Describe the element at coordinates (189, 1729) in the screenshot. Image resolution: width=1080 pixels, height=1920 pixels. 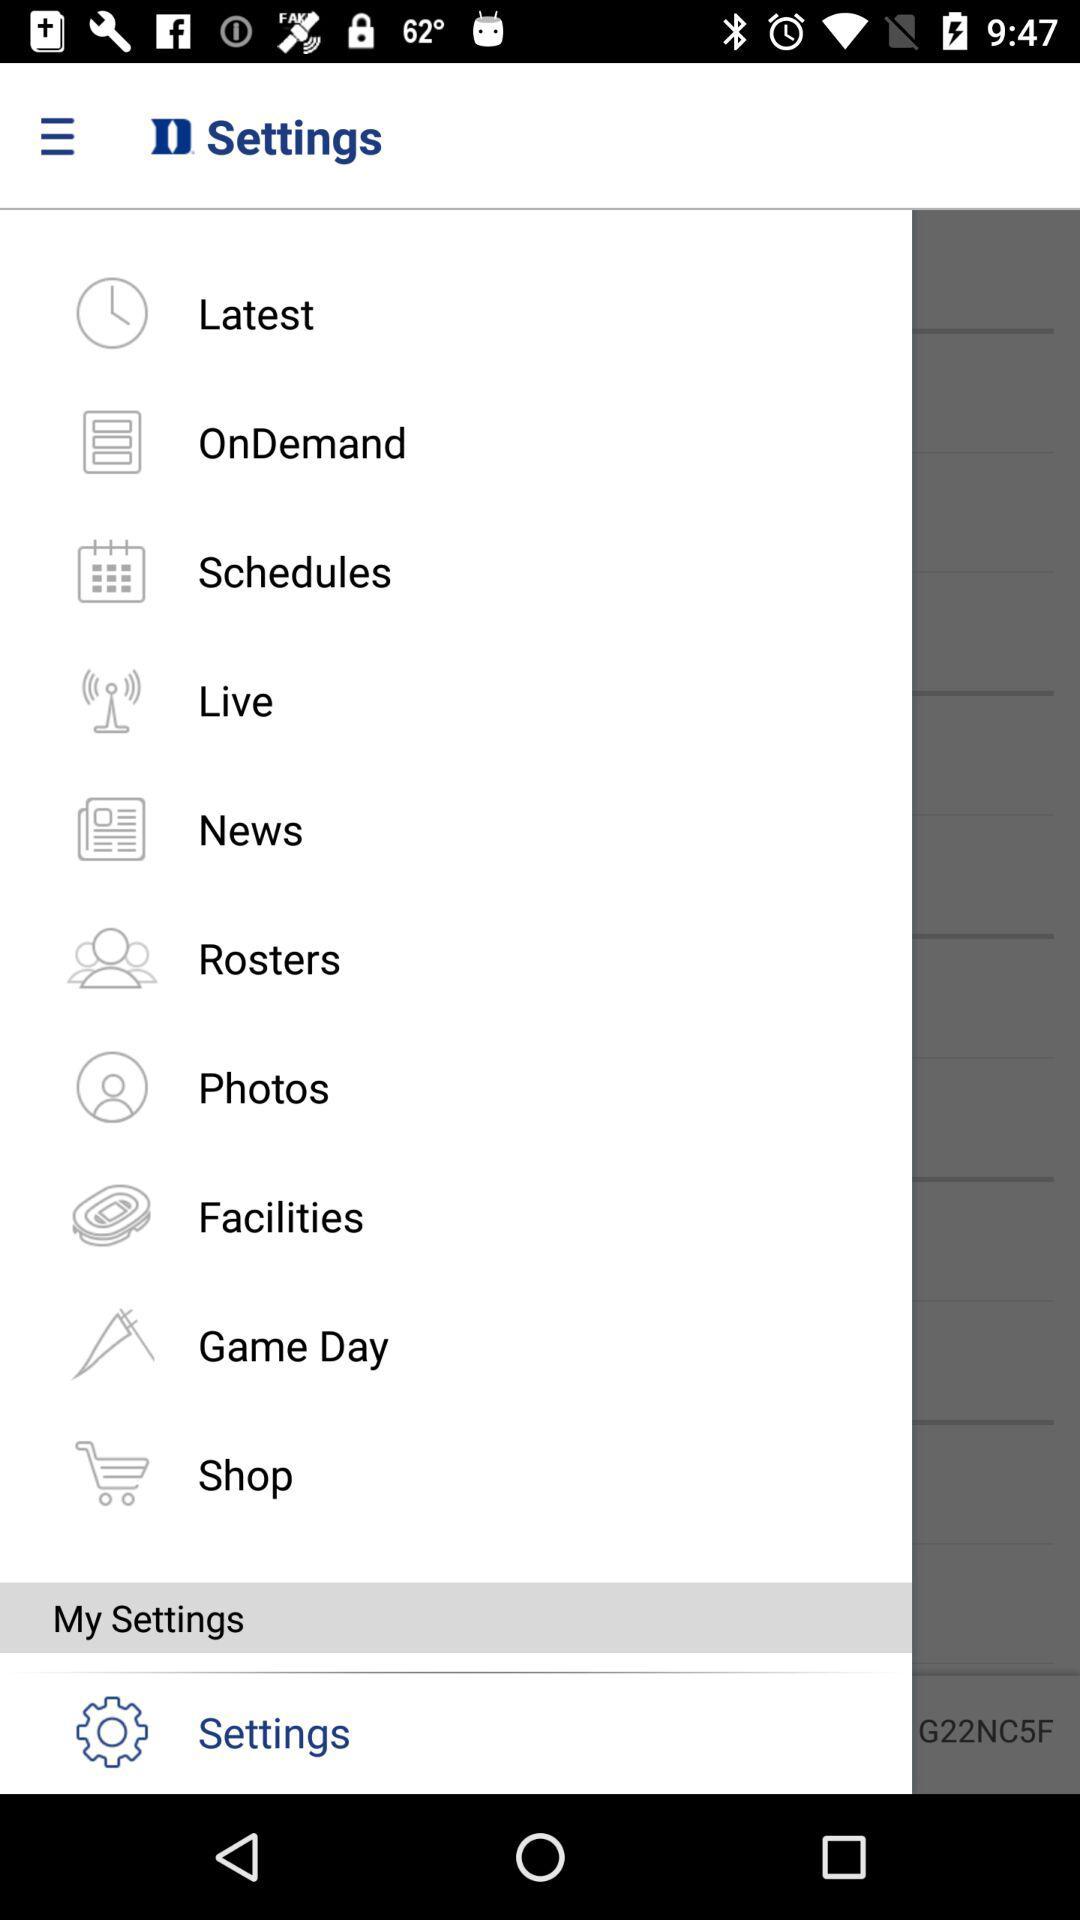
I see `settings` at that location.